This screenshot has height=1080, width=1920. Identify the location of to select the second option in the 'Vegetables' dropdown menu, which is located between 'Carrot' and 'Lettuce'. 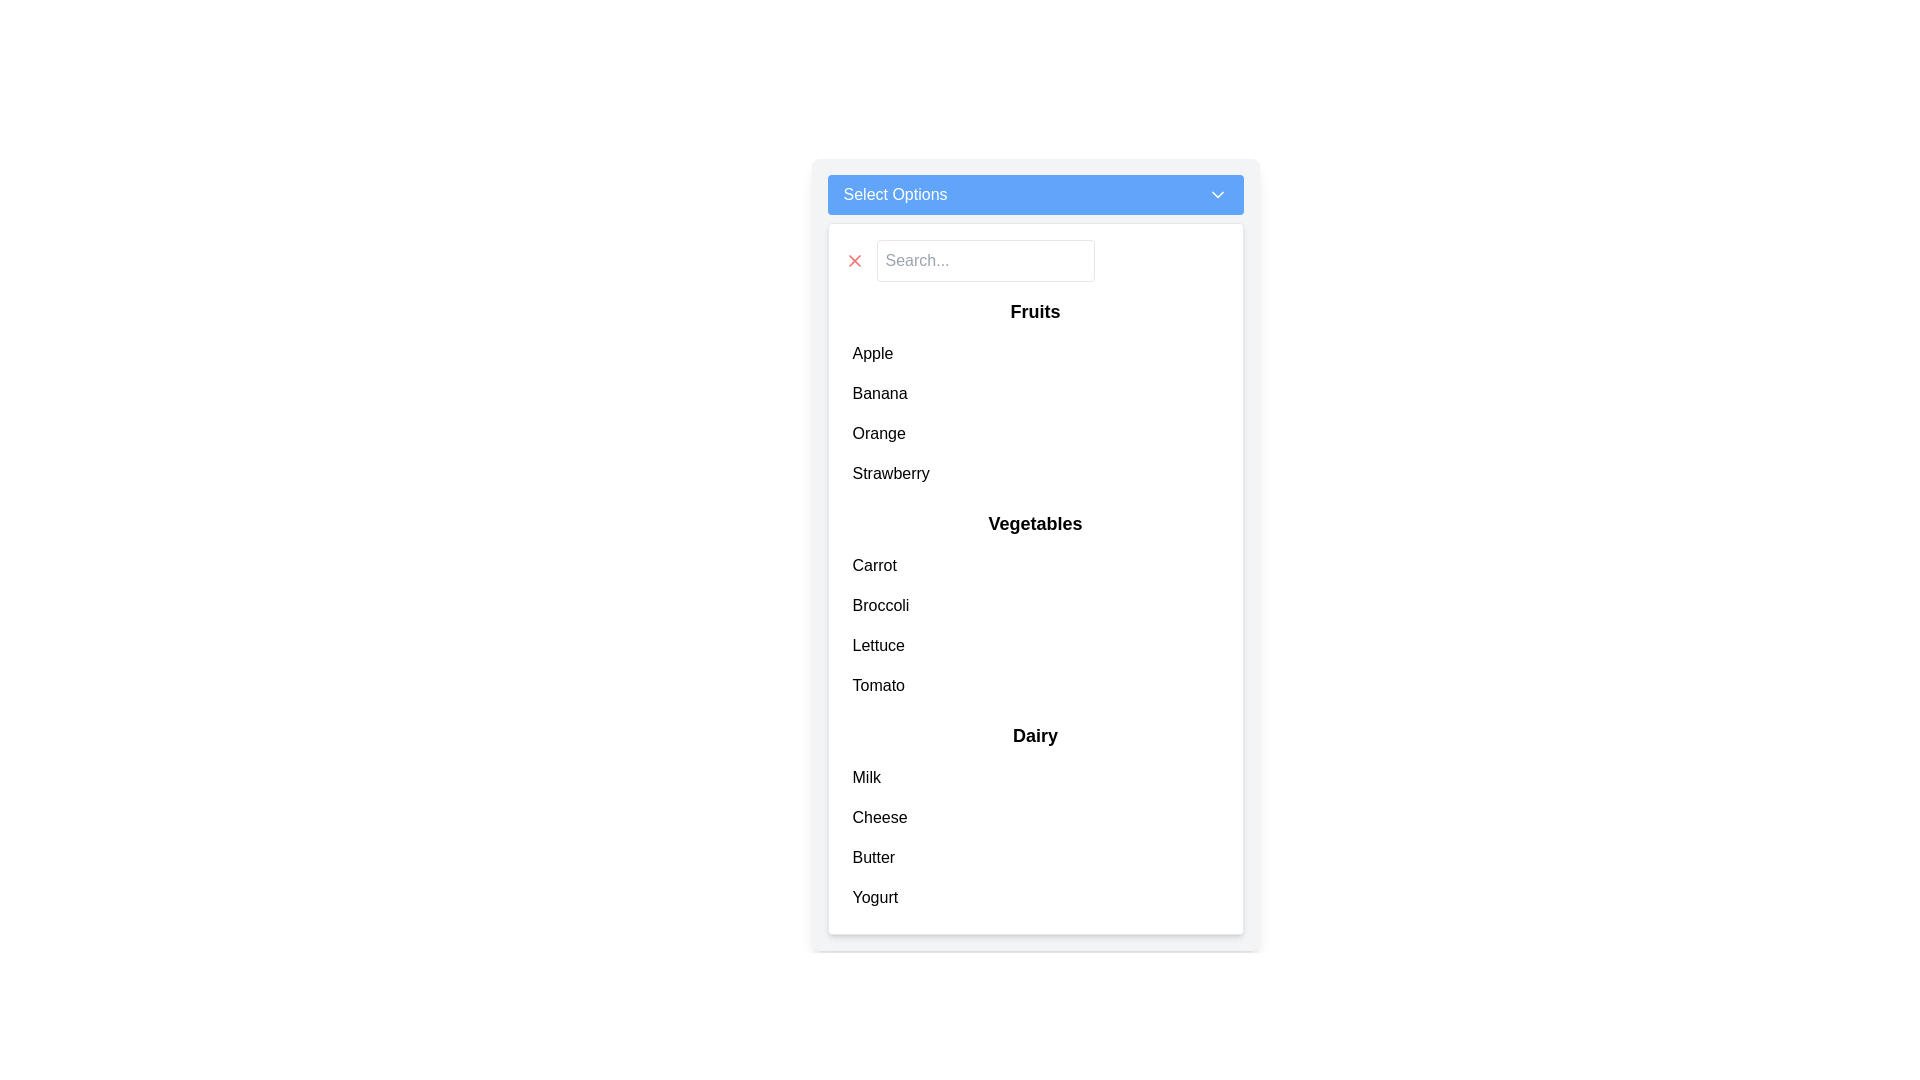
(1035, 604).